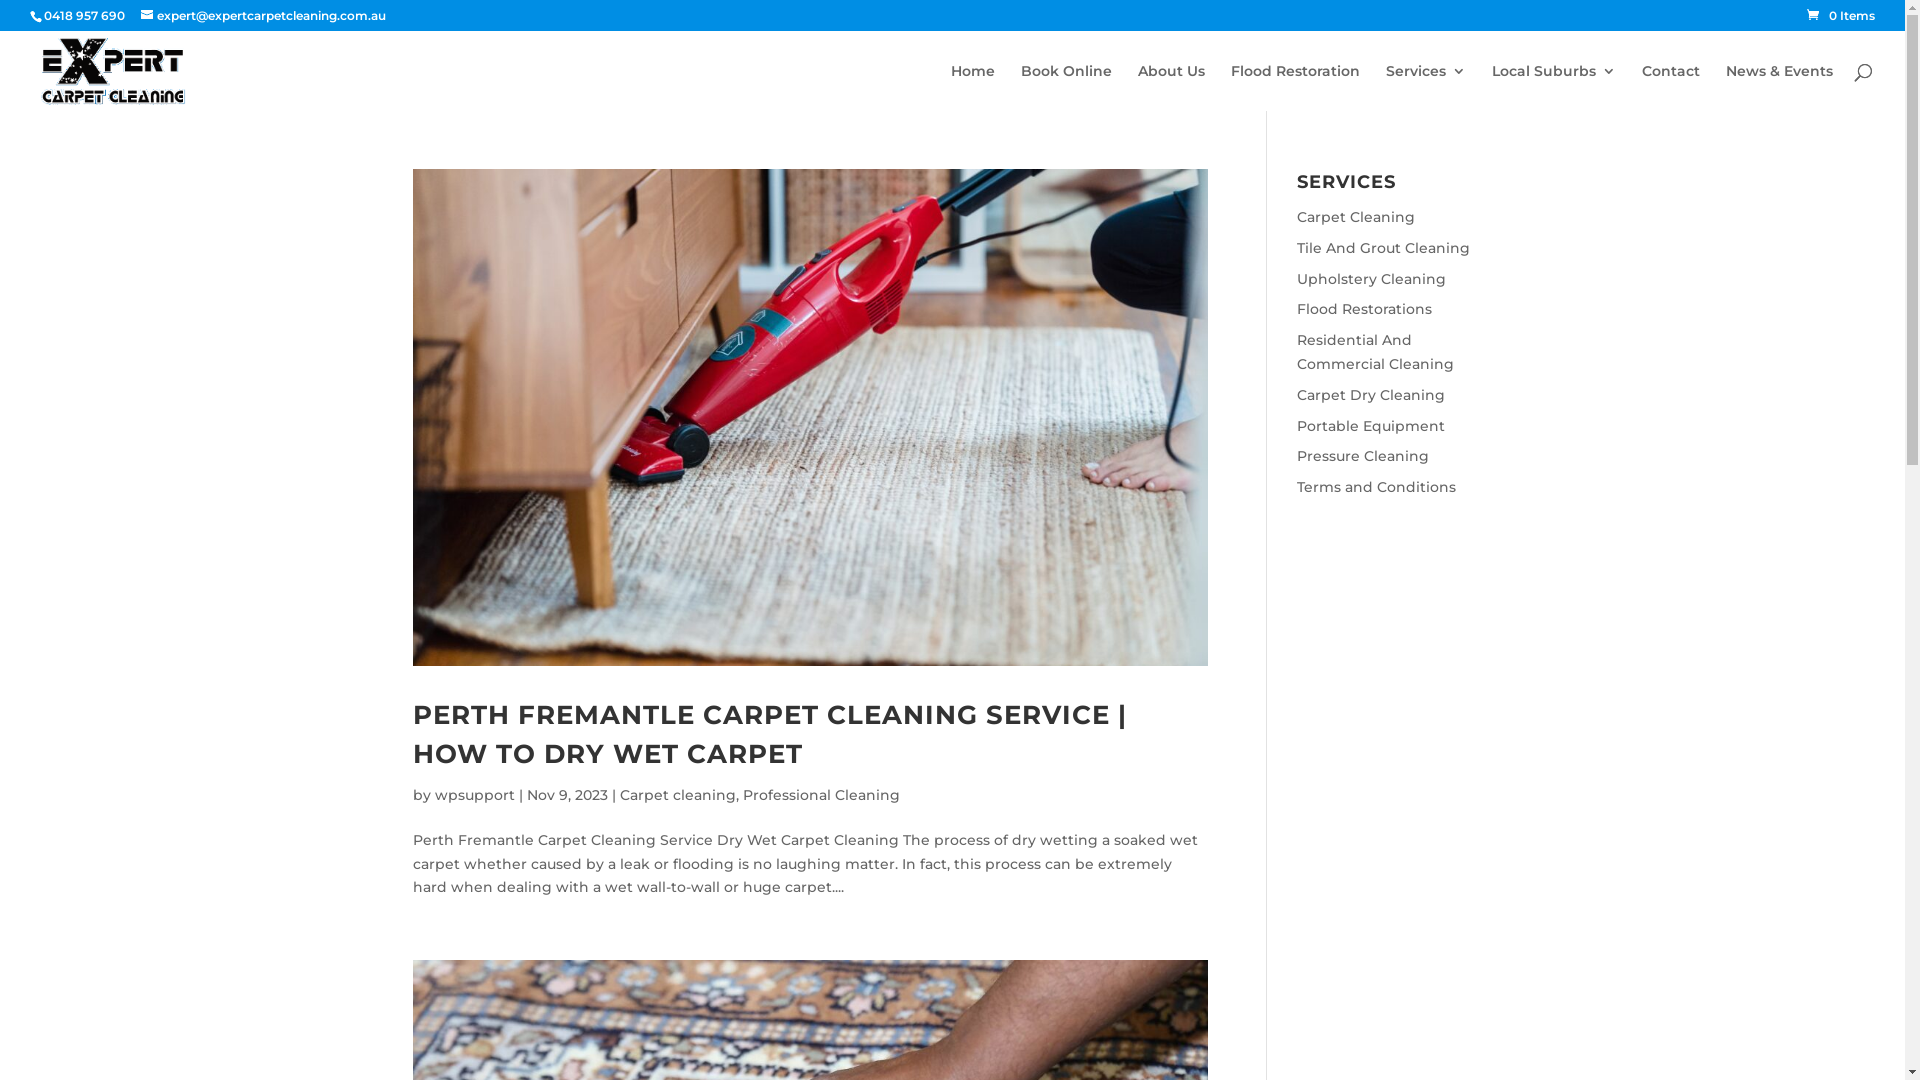  Describe the element at coordinates (1840, 15) in the screenshot. I see `'0 Items'` at that location.